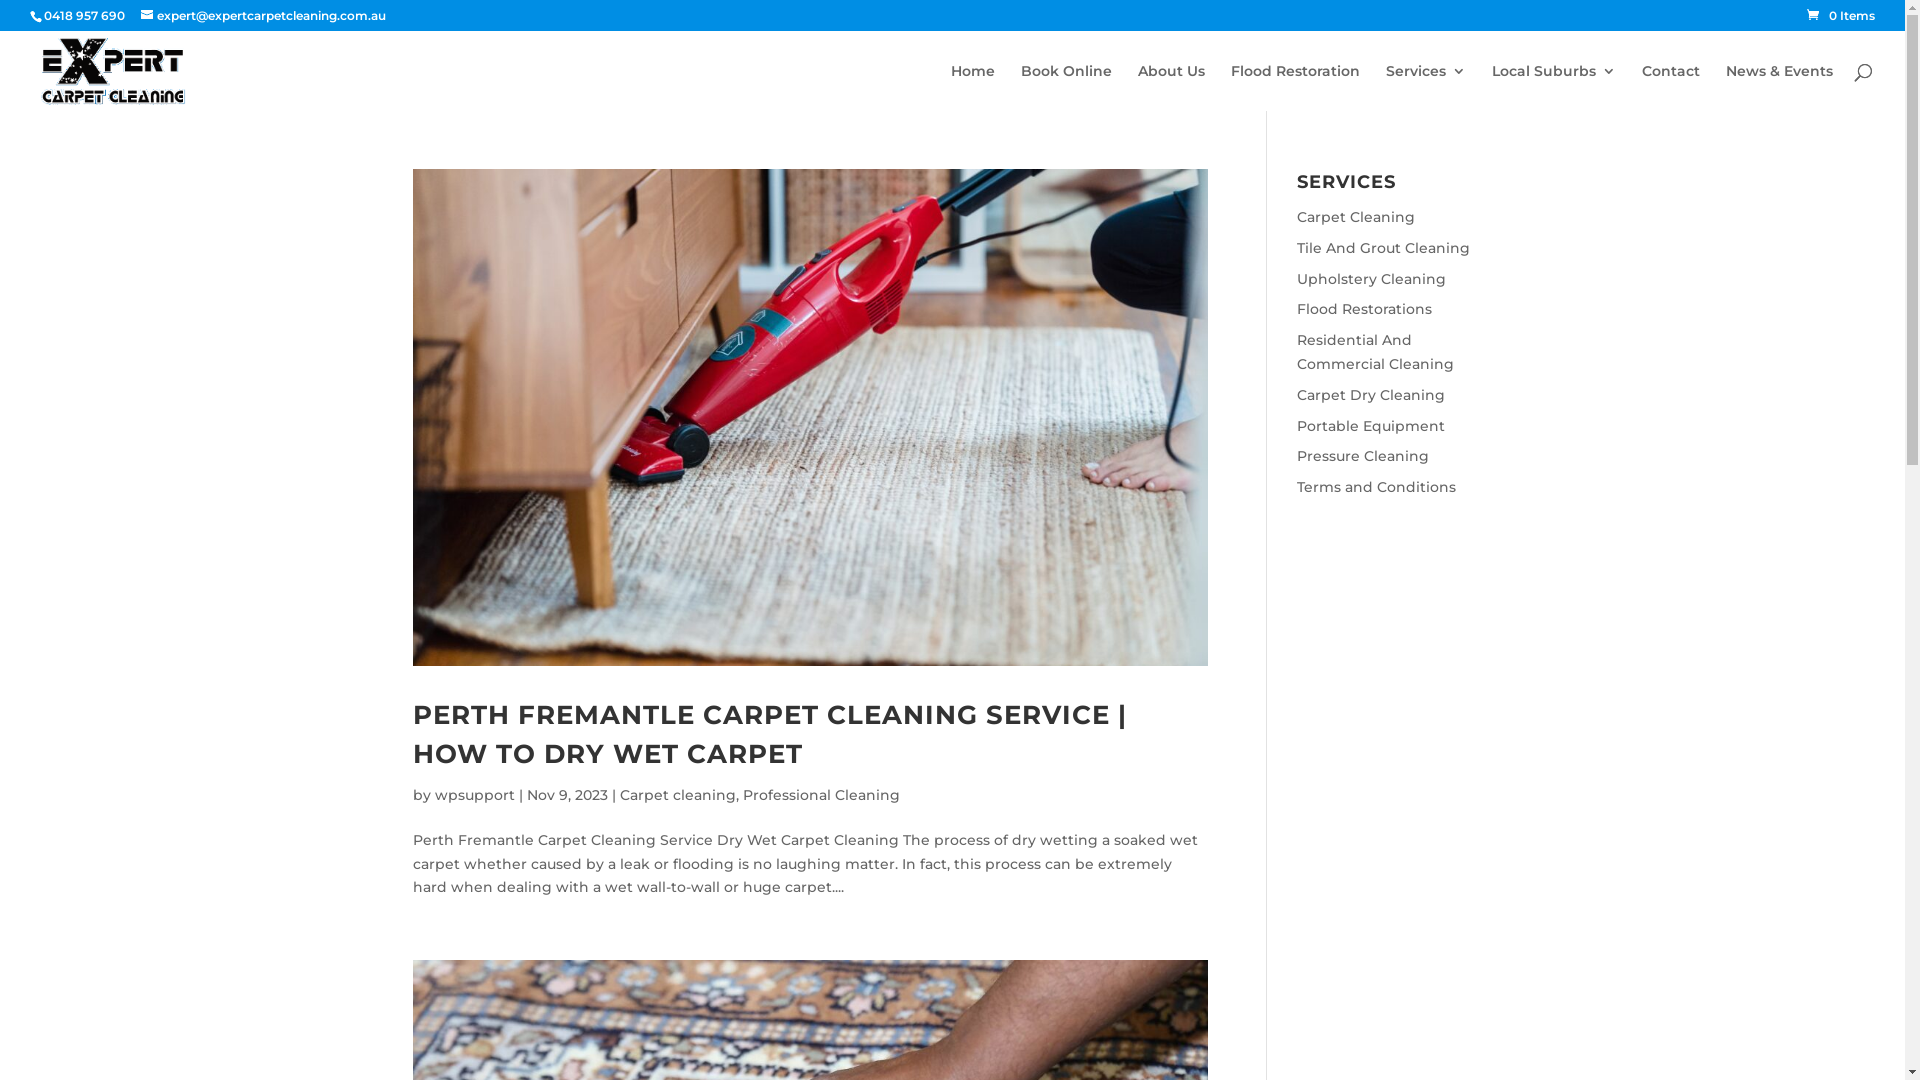  Describe the element at coordinates (1840, 15) in the screenshot. I see `'0 Items'` at that location.